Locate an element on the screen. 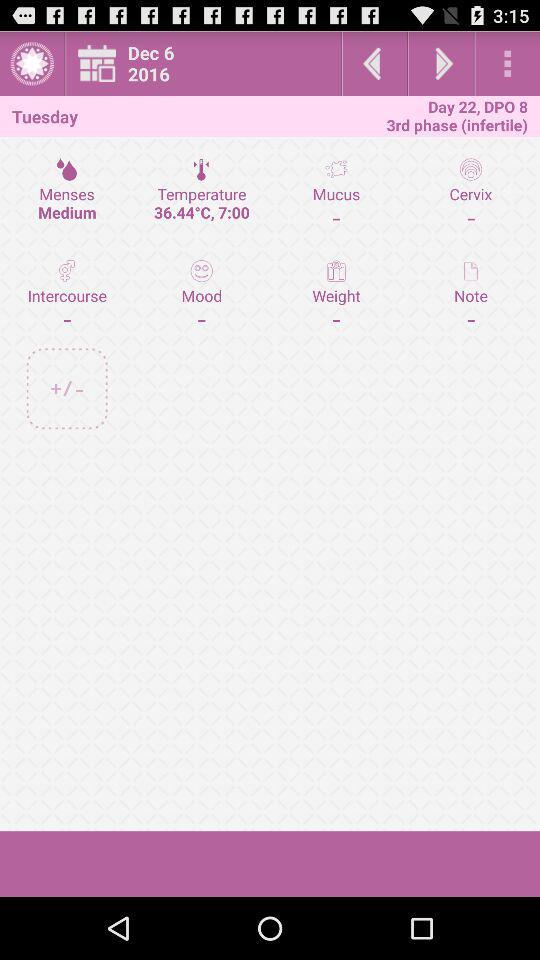 This screenshot has width=540, height=960. intercourse is located at coordinates (67, 293).